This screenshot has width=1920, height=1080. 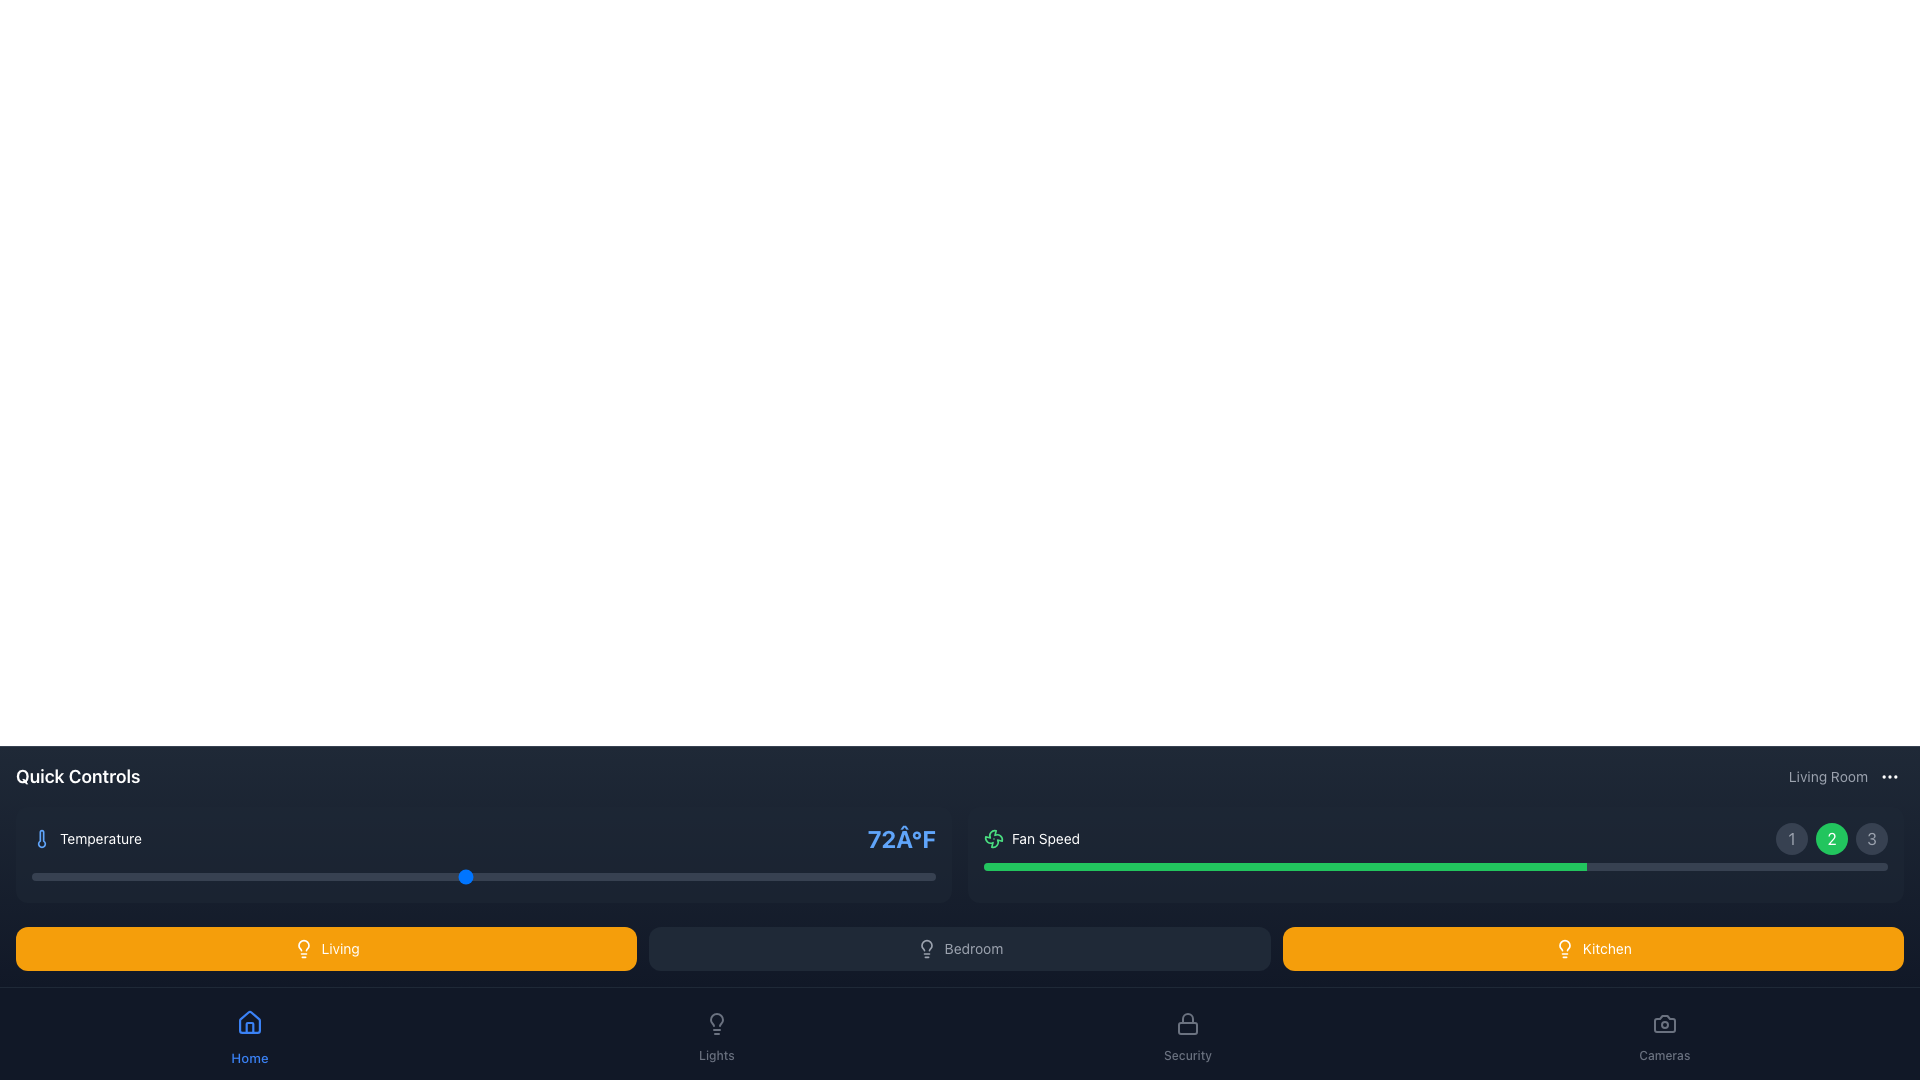 I want to click on the information displayed, so click(x=716, y=1055).